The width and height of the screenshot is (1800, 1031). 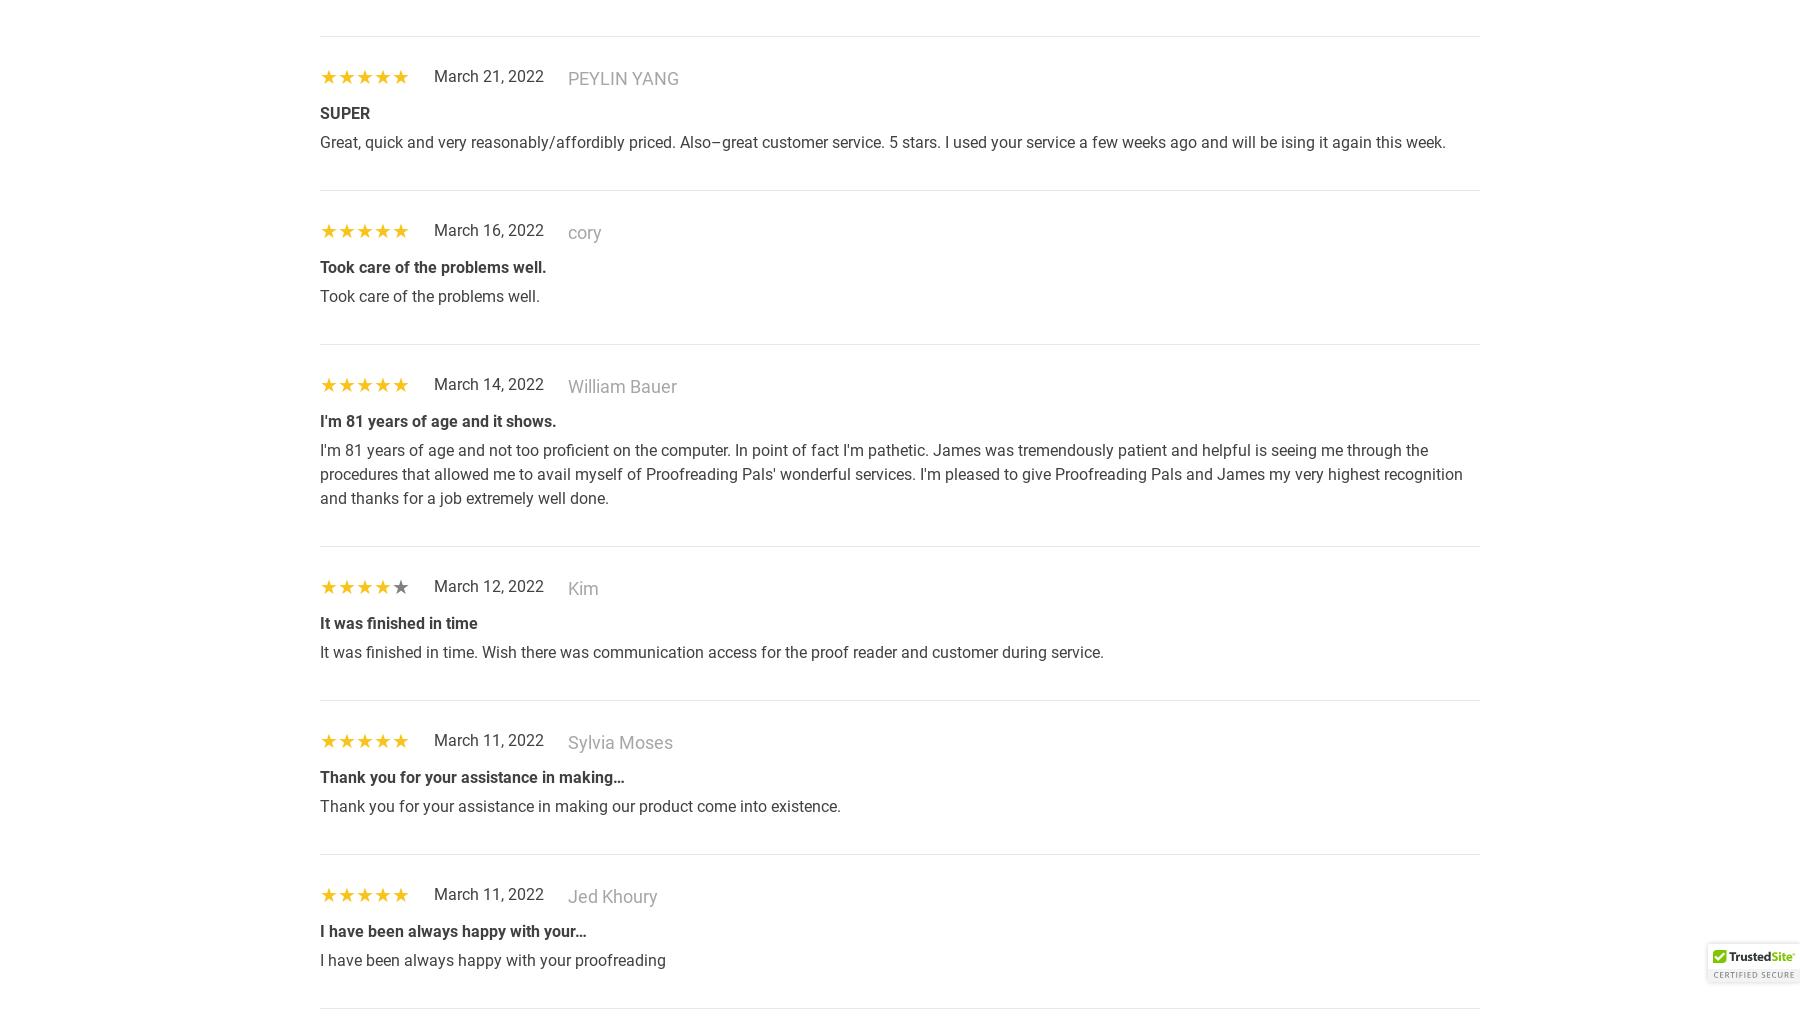 I want to click on 'March 16, 2022', so click(x=488, y=230).